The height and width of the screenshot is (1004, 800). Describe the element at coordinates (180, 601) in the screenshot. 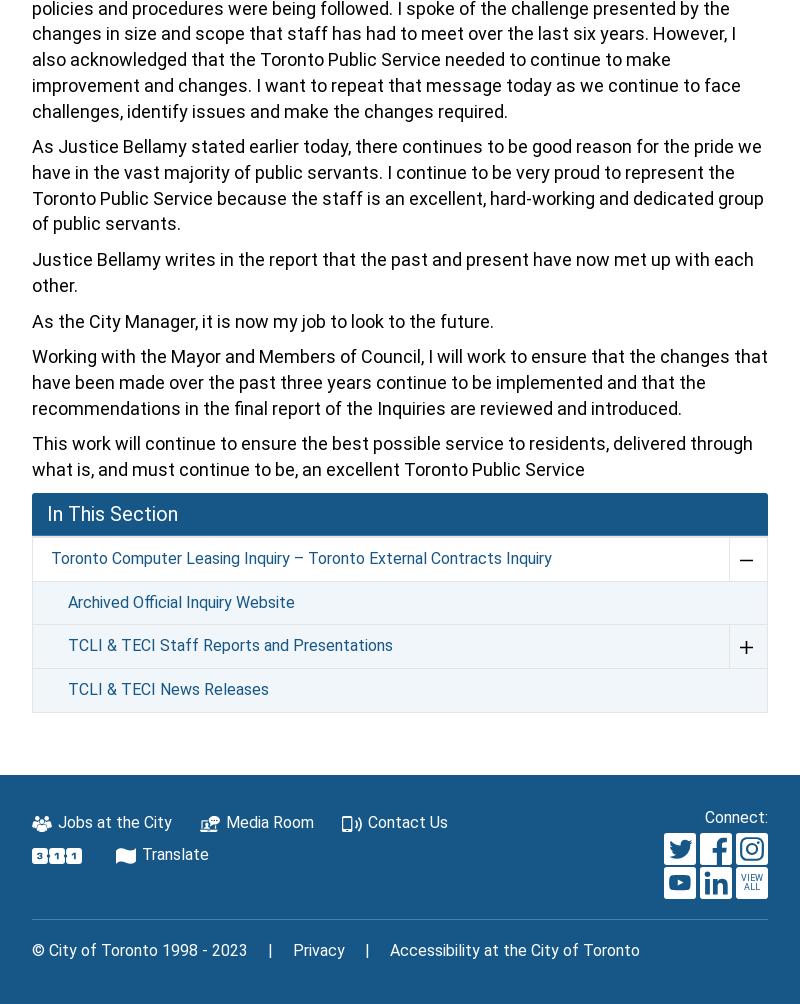

I see `'Archived Official Inquiry Website'` at that location.